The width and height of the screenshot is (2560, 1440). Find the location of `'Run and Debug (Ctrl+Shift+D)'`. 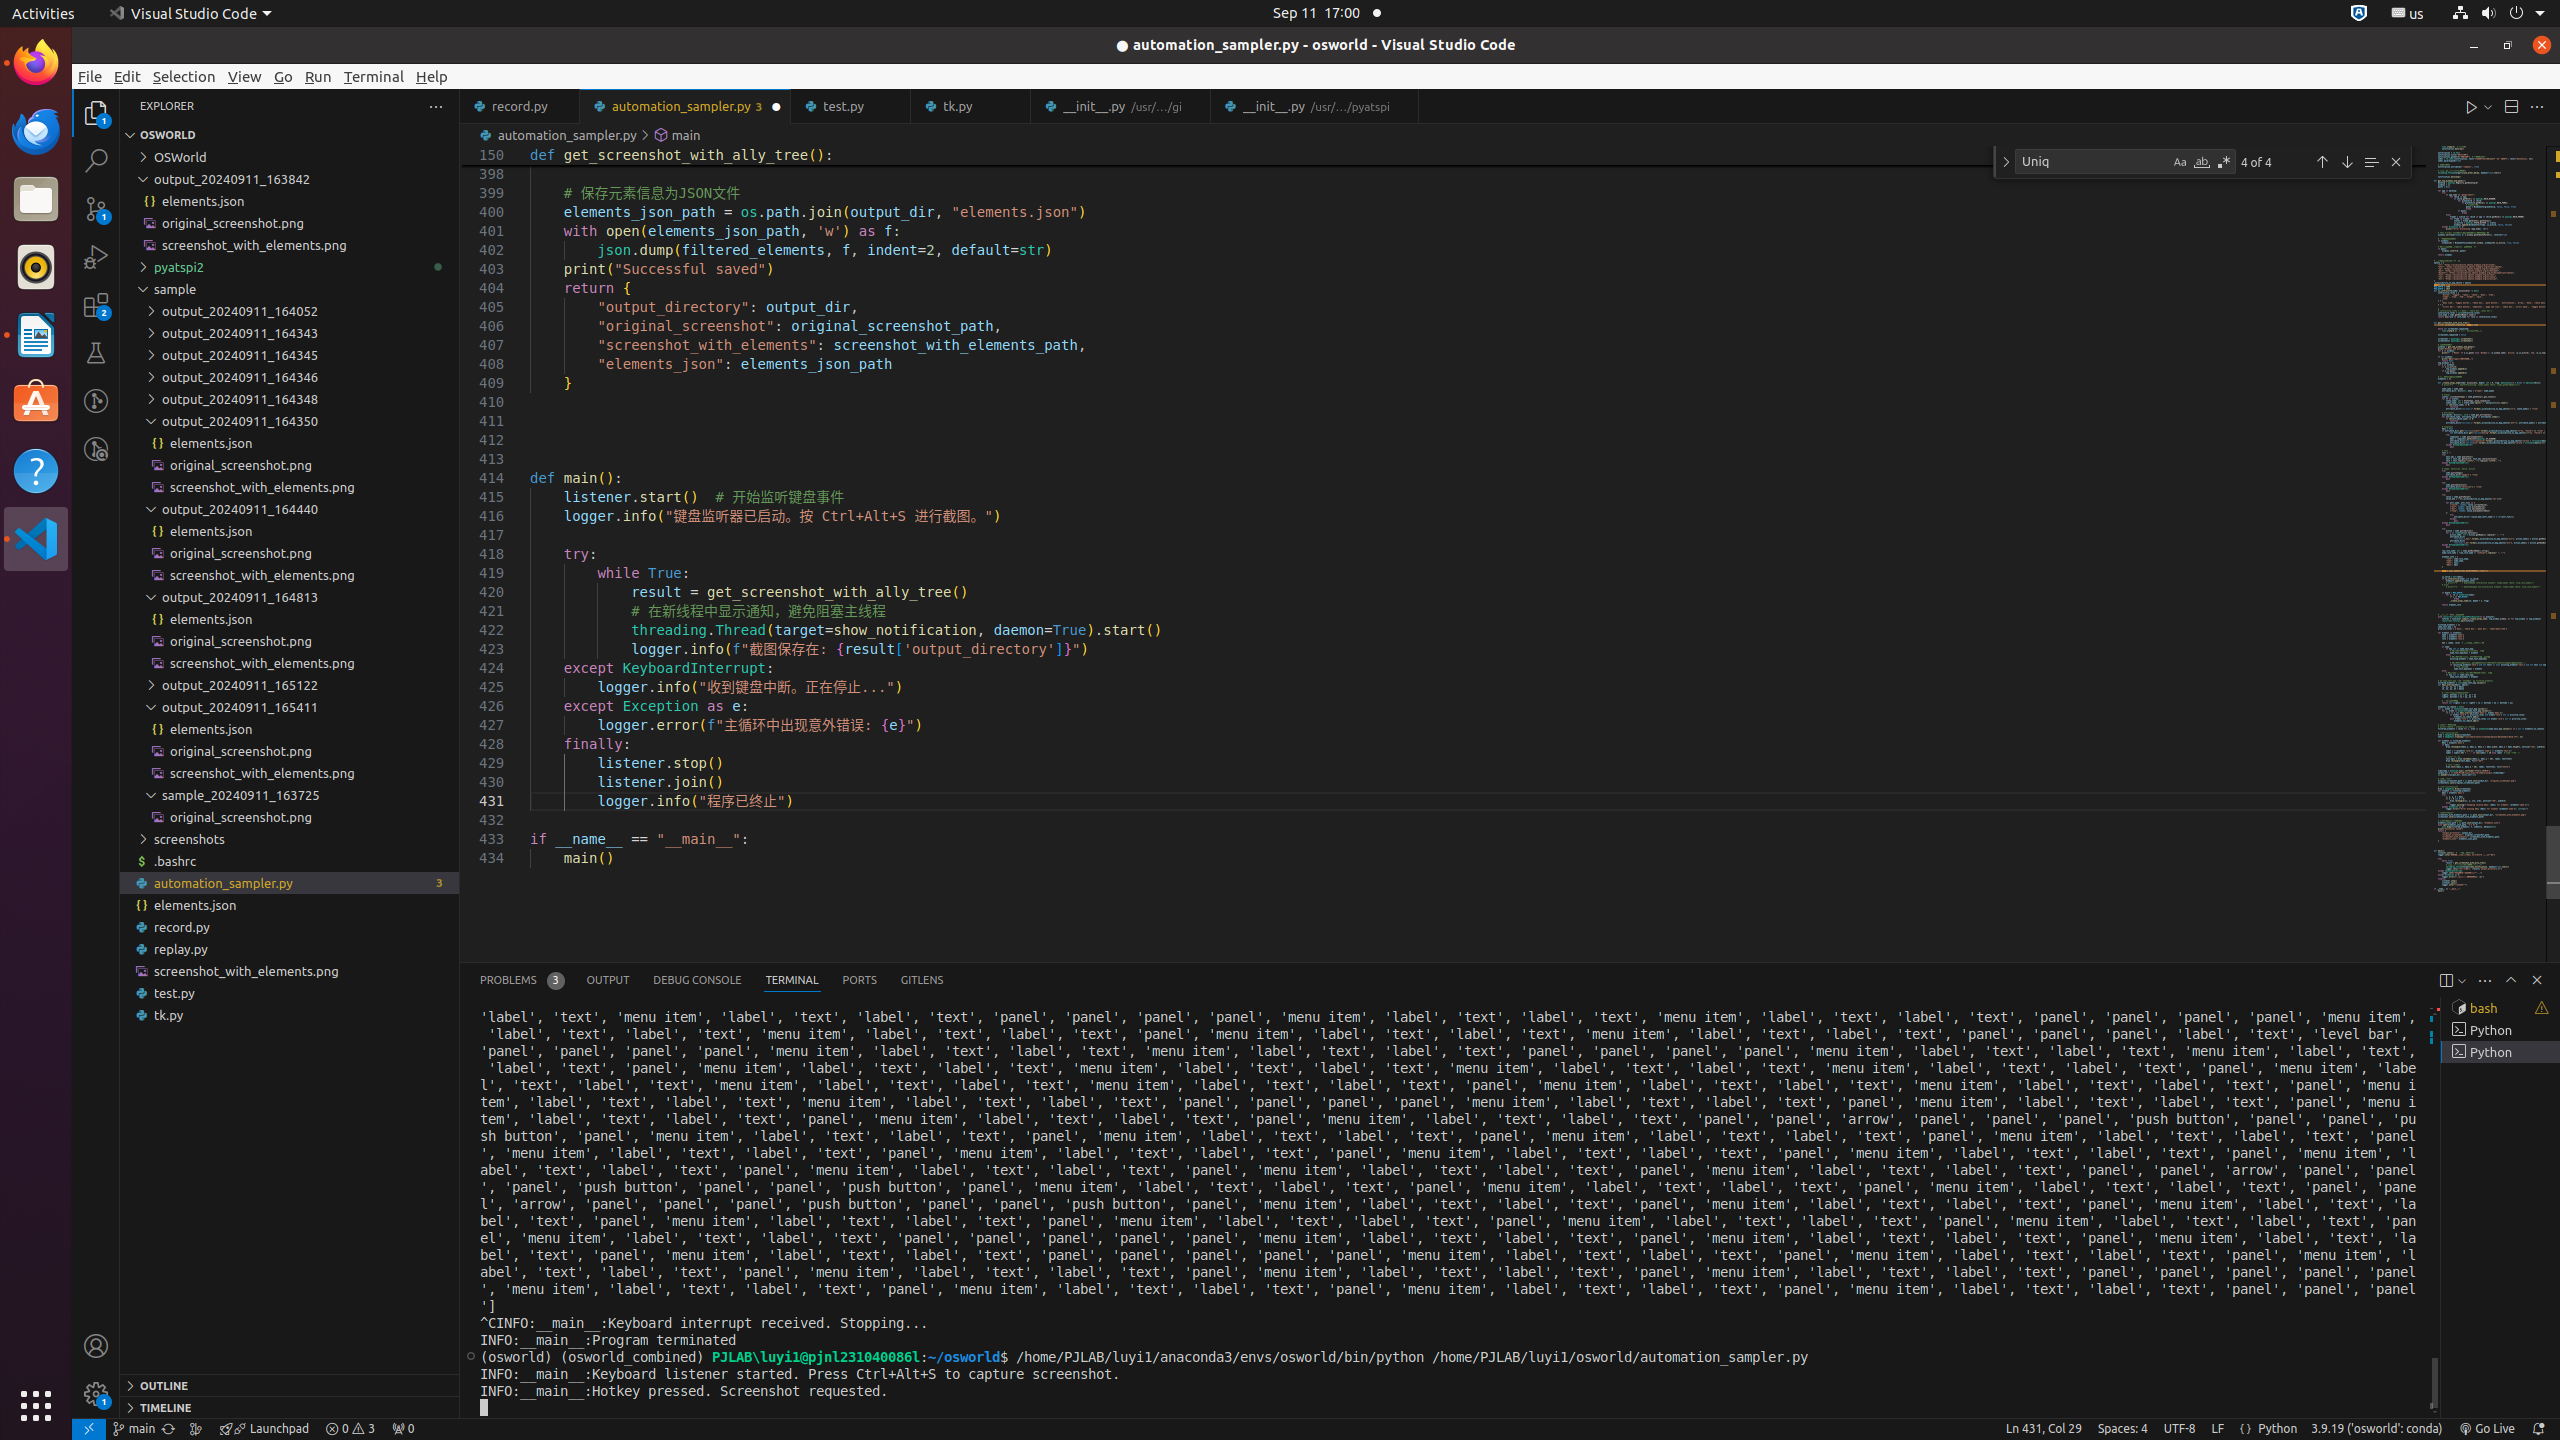

'Run and Debug (Ctrl+Shift+D)' is located at coordinates (95, 256).